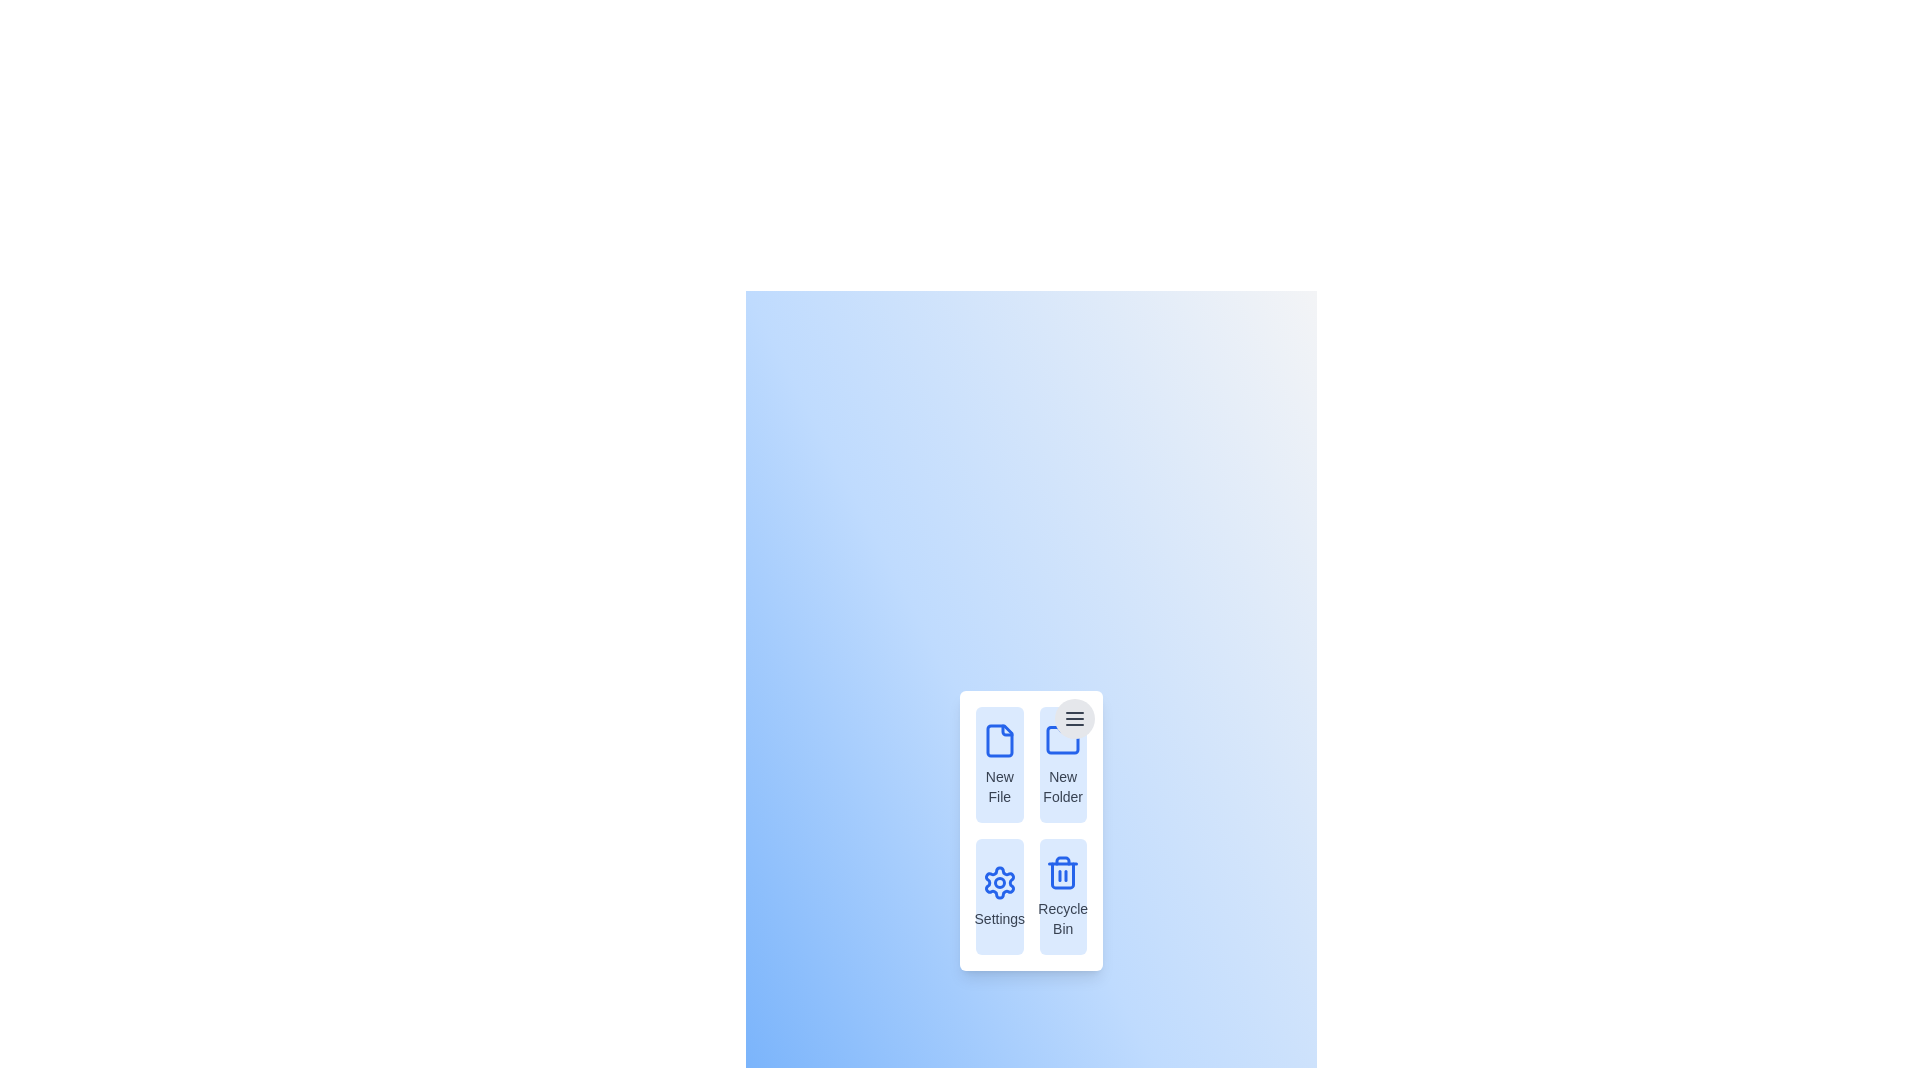 This screenshot has height=1080, width=1920. I want to click on the menu item New File from the context menu, so click(999, 764).